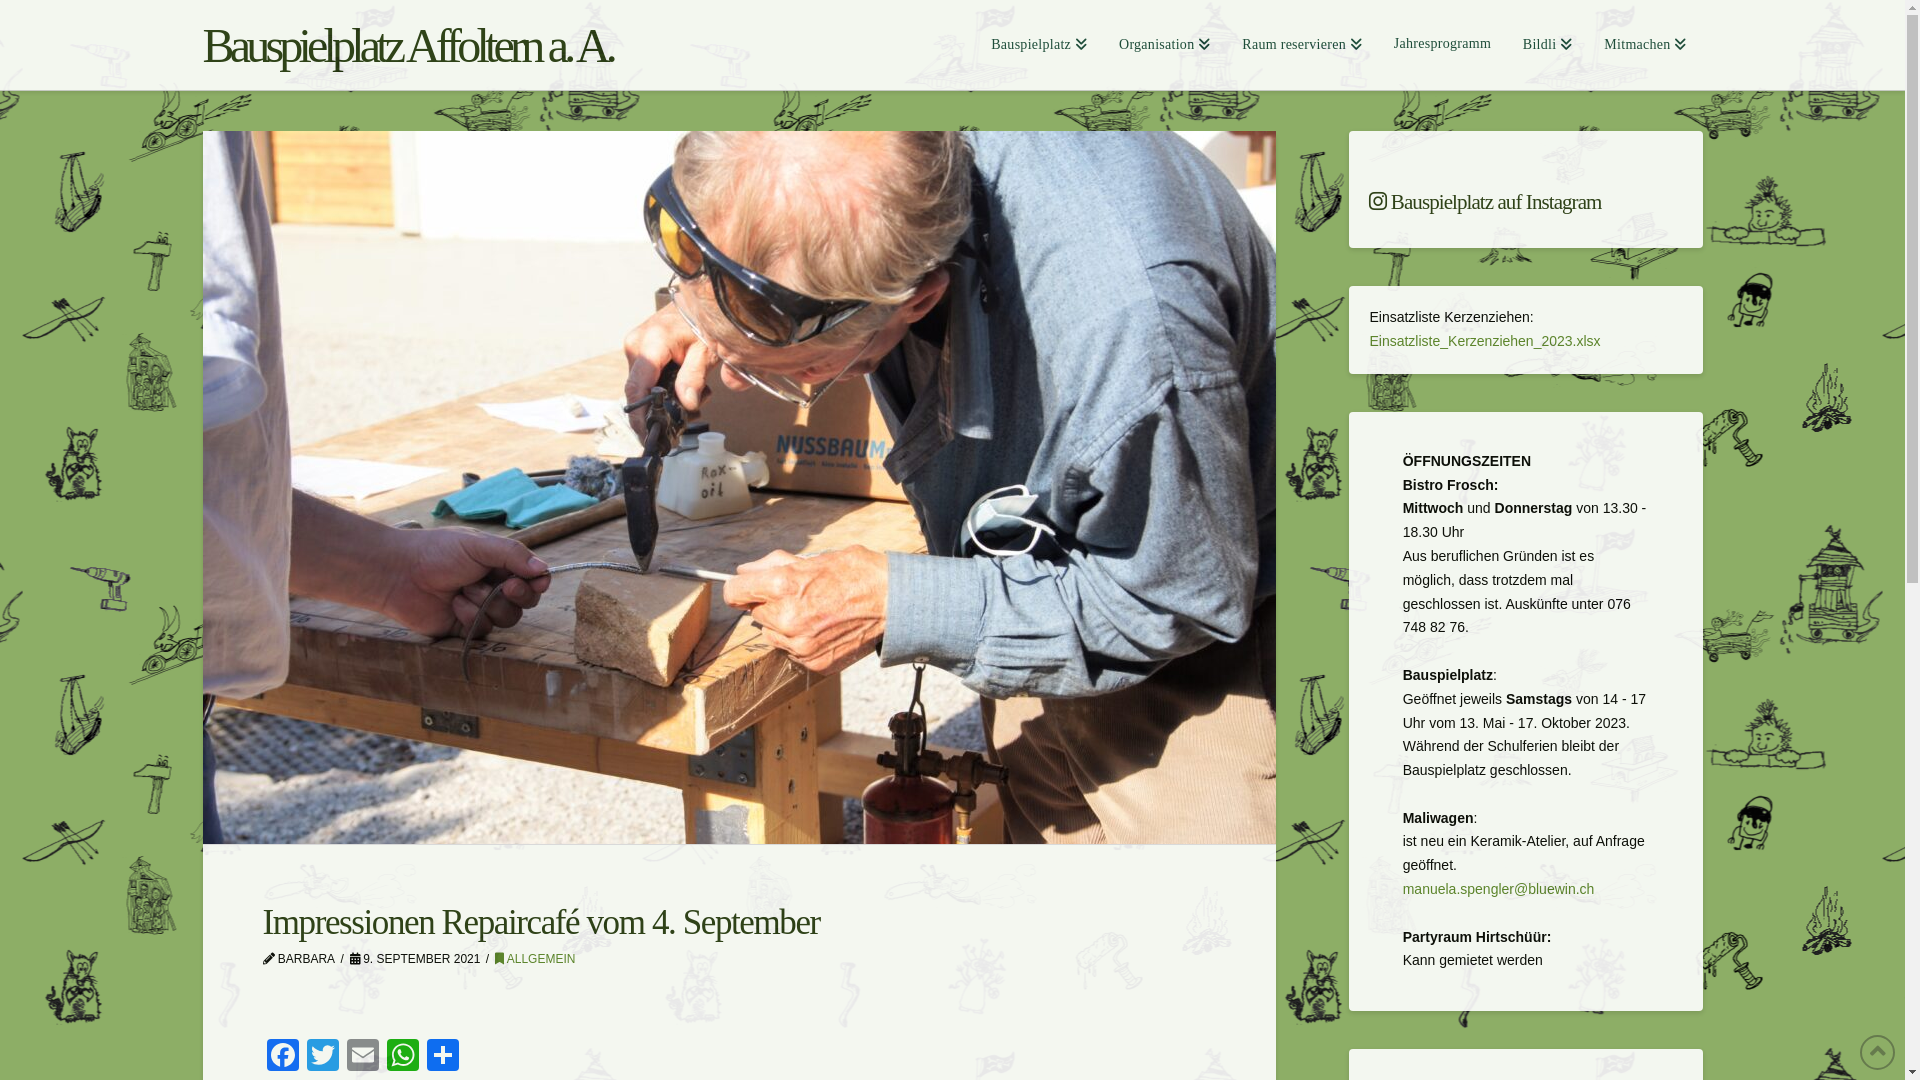  Describe the element at coordinates (201, 45) in the screenshot. I see `'Bauspielplatz Affoltern a. A.'` at that location.